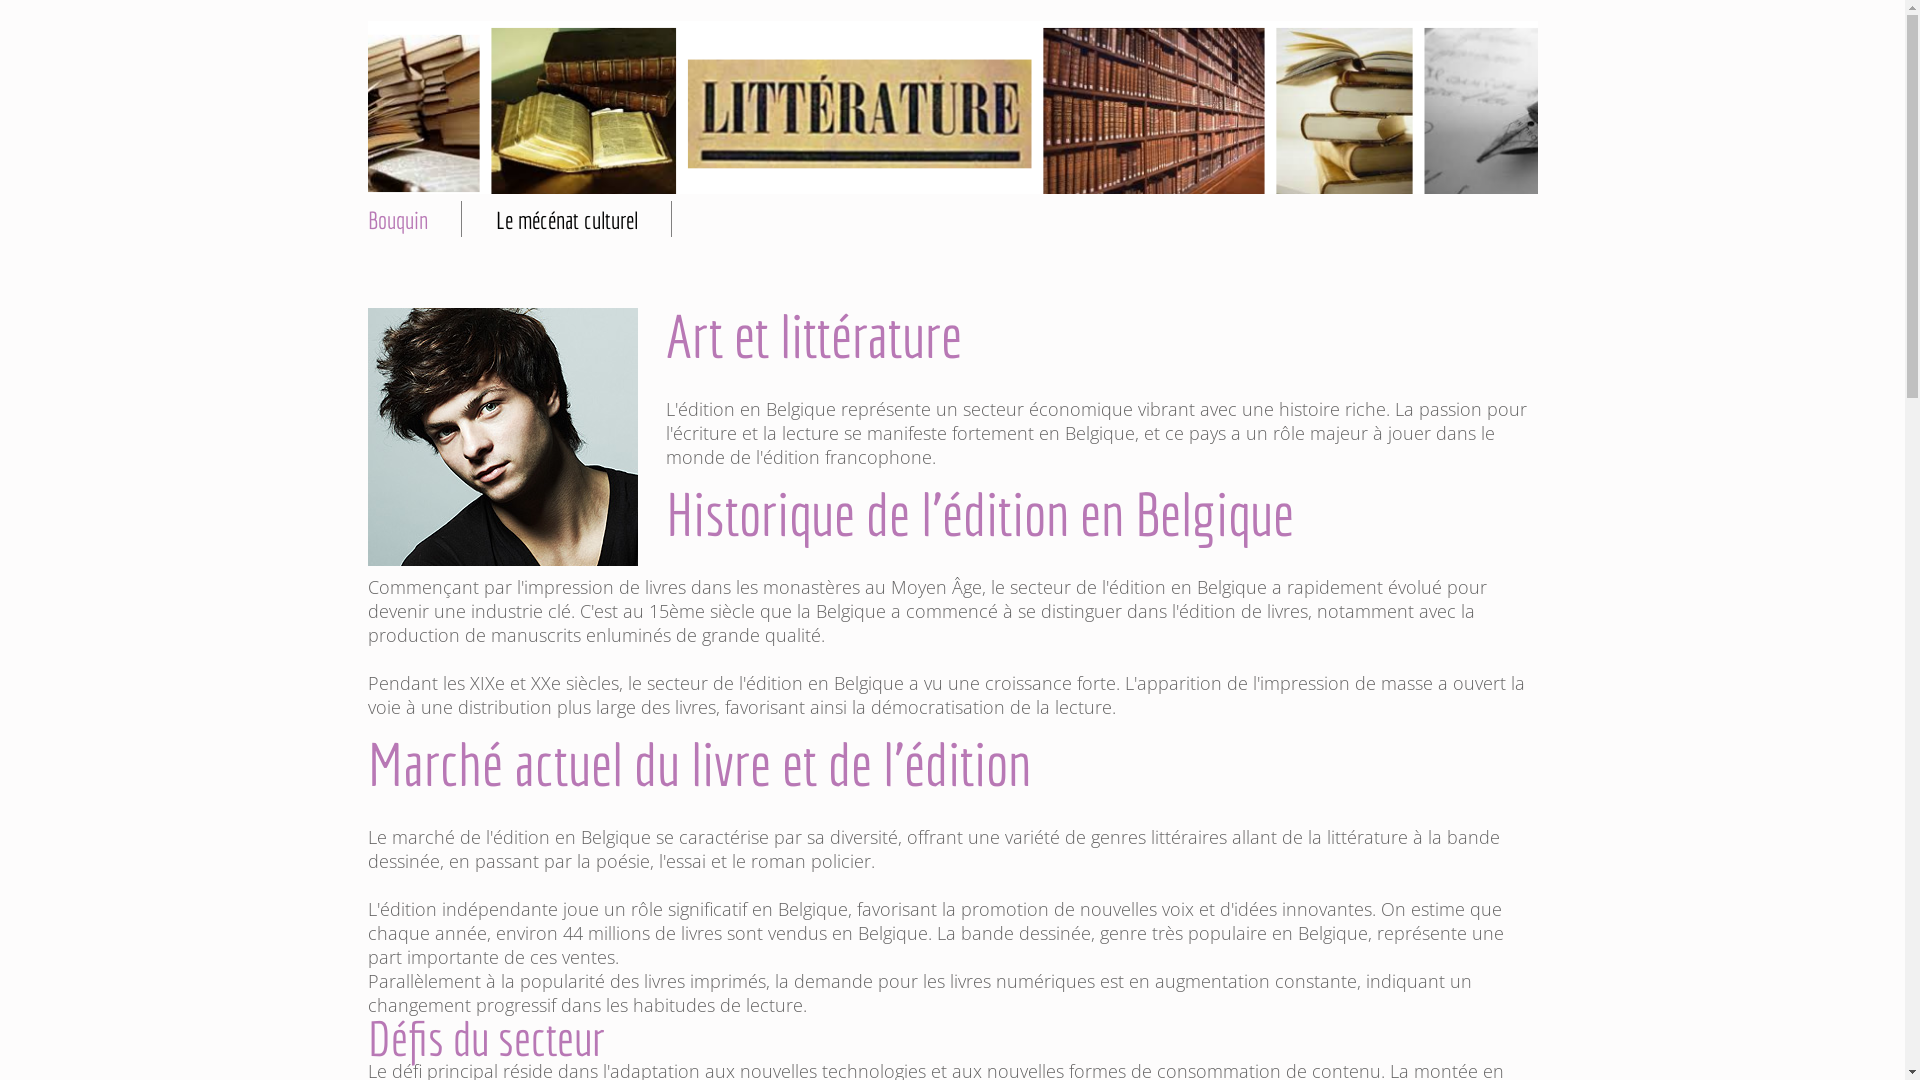  Describe the element at coordinates (398, 219) in the screenshot. I see `'Bouquin'` at that location.